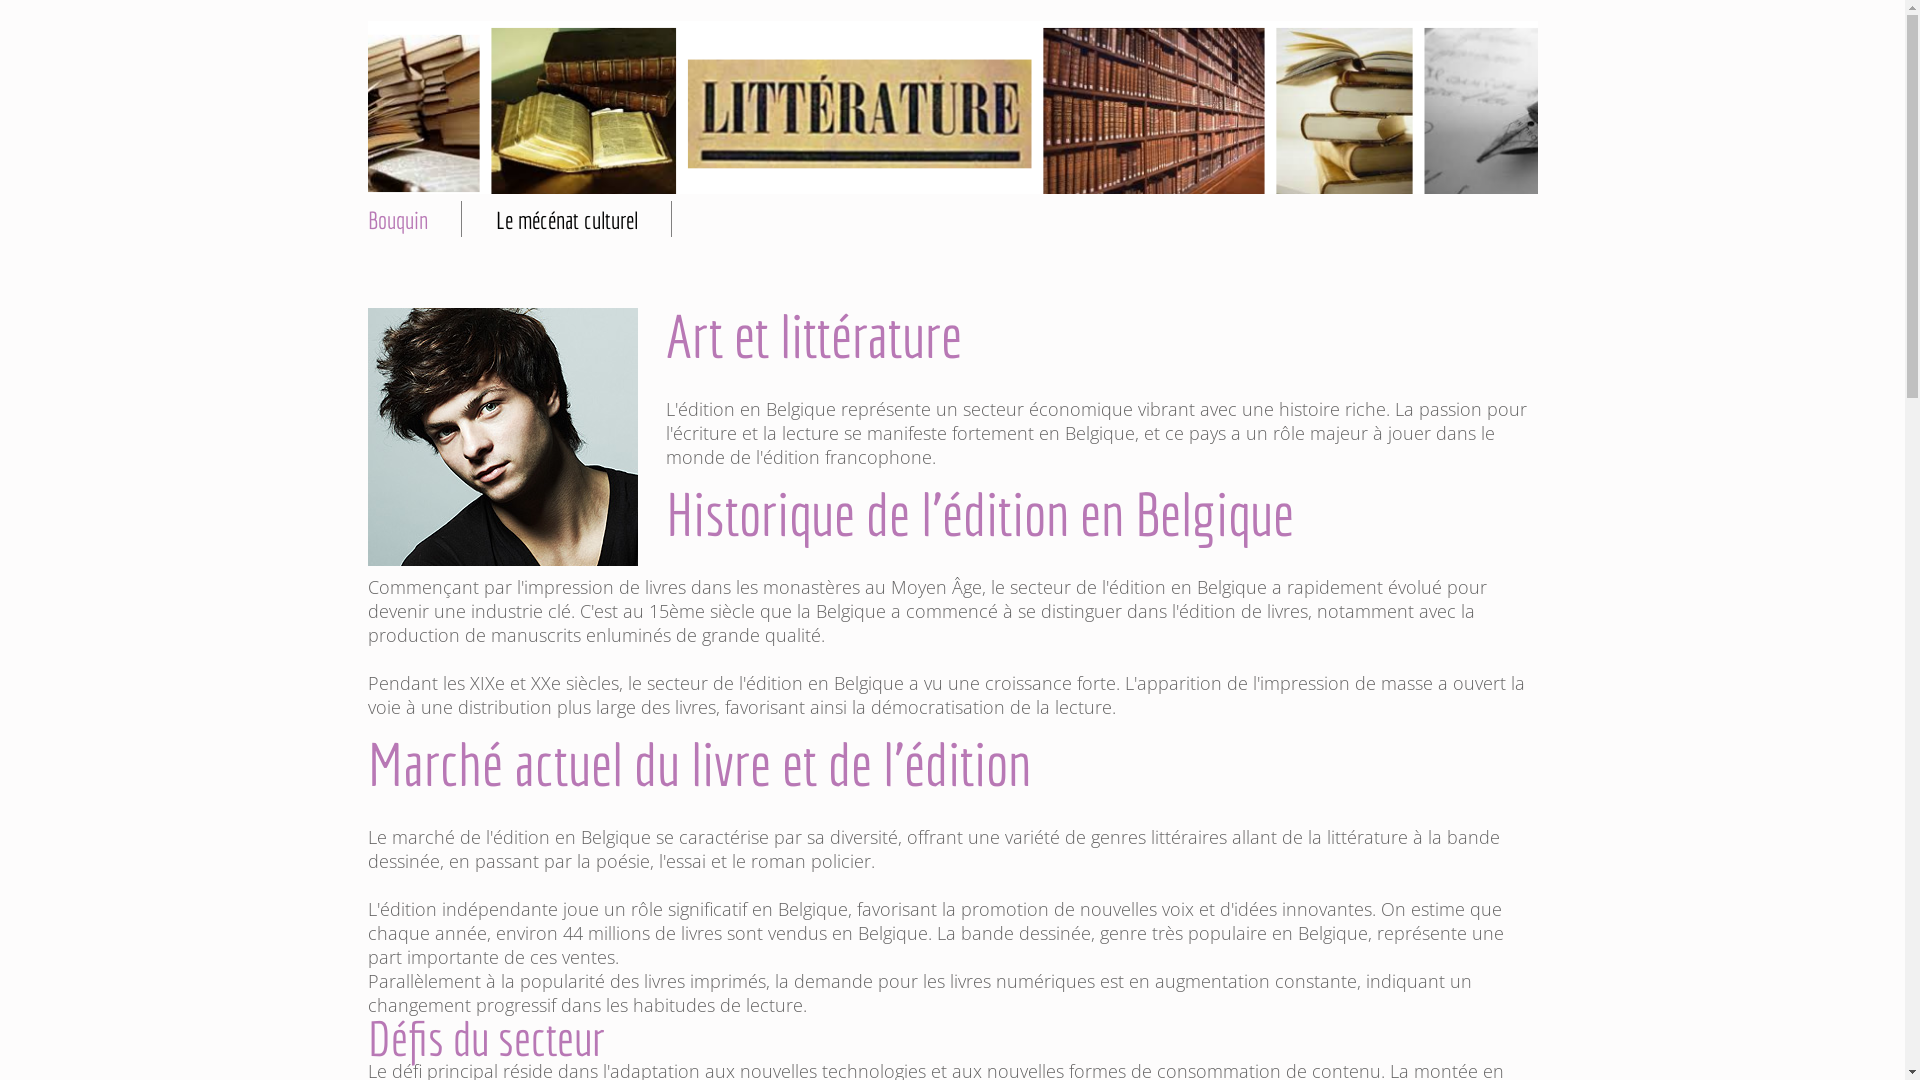  Describe the element at coordinates (398, 219) in the screenshot. I see `'Bouquin'` at that location.